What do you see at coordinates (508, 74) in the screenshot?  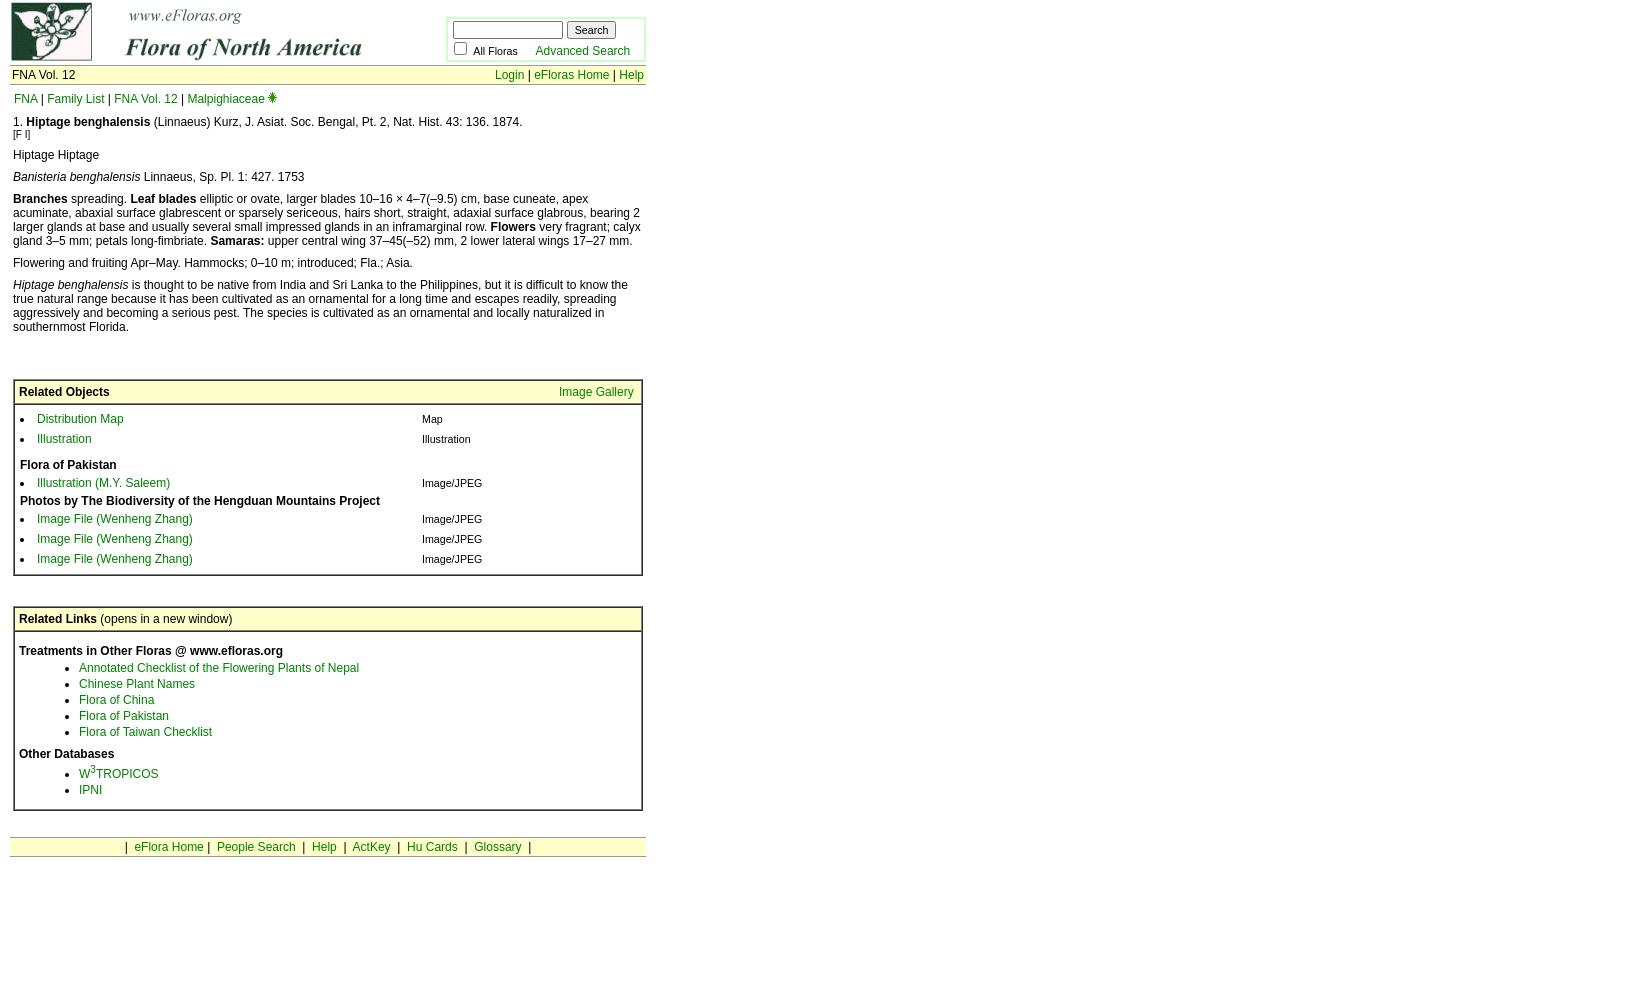 I see `'Login'` at bounding box center [508, 74].